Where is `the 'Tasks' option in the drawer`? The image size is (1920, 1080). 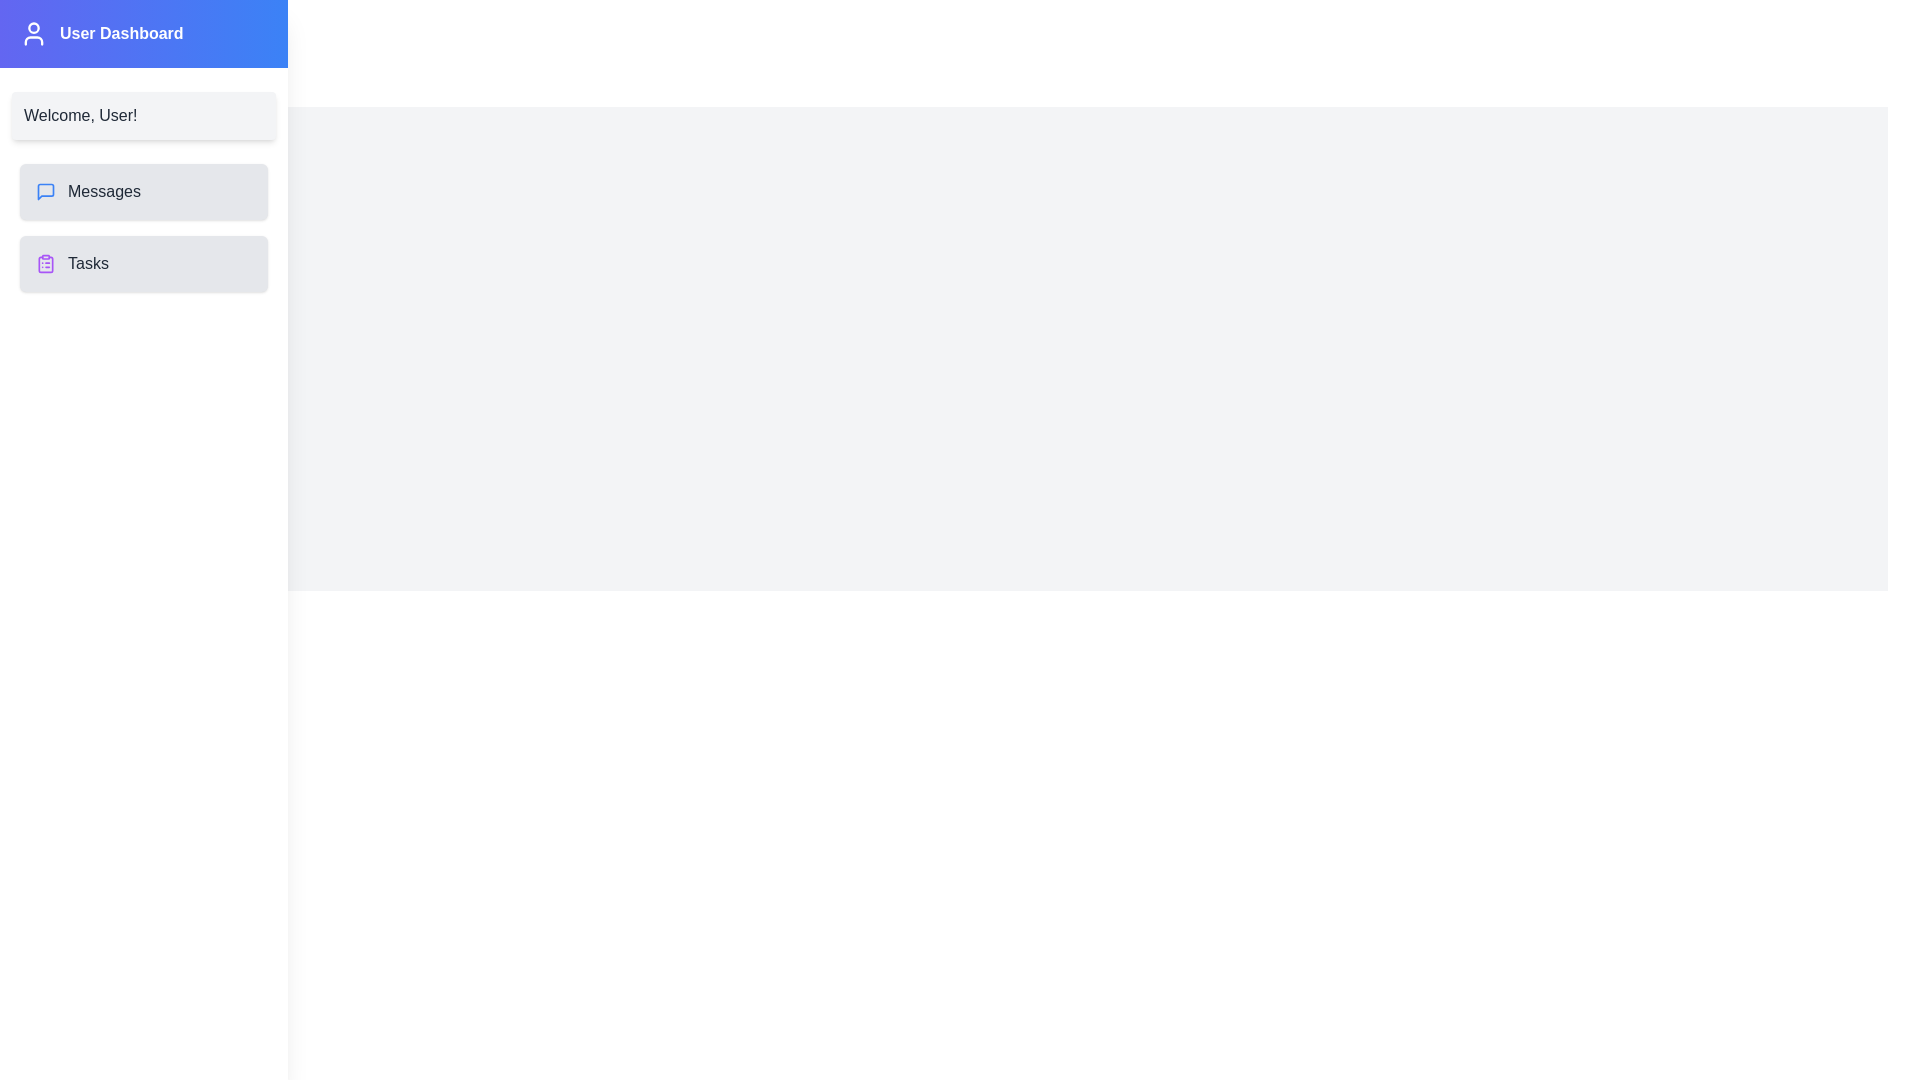
the 'Tasks' option in the drawer is located at coordinates (143, 262).